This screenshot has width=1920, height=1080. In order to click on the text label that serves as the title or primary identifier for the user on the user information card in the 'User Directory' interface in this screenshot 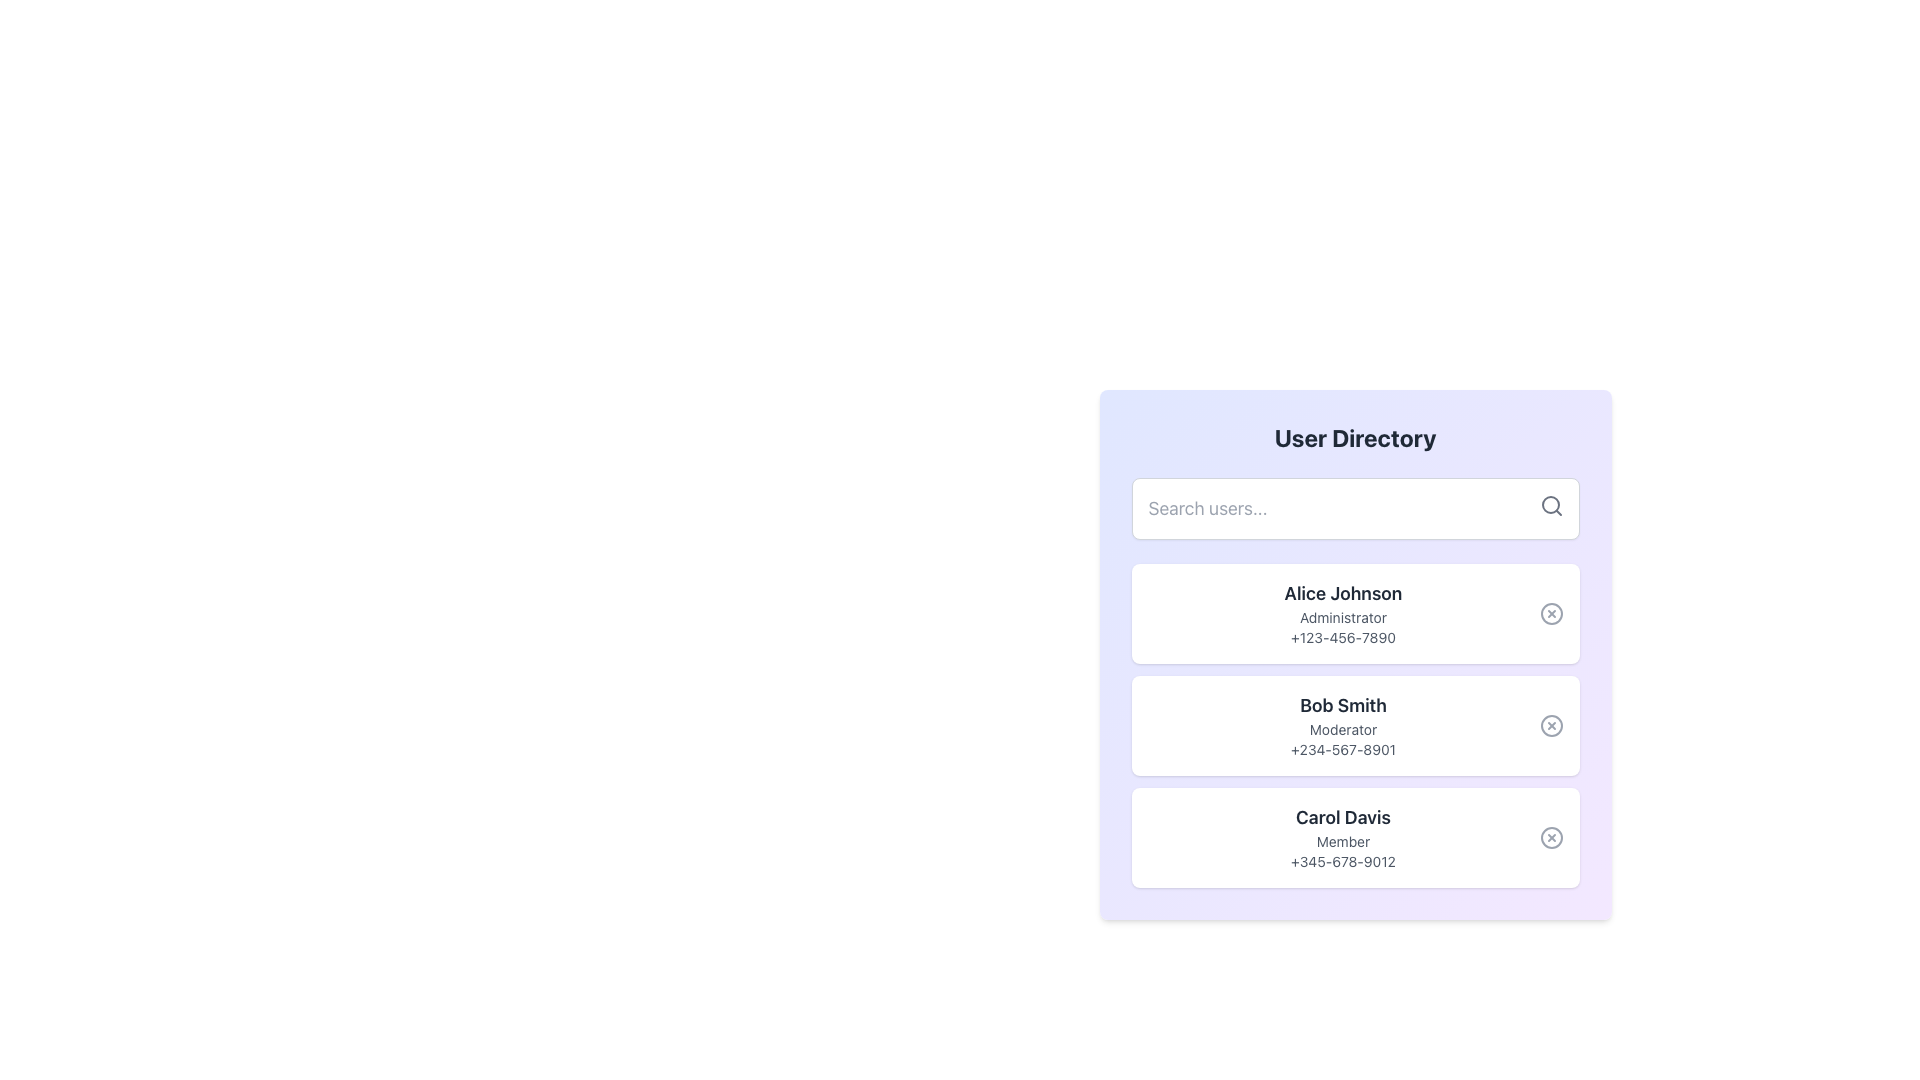, I will do `click(1343, 593)`.